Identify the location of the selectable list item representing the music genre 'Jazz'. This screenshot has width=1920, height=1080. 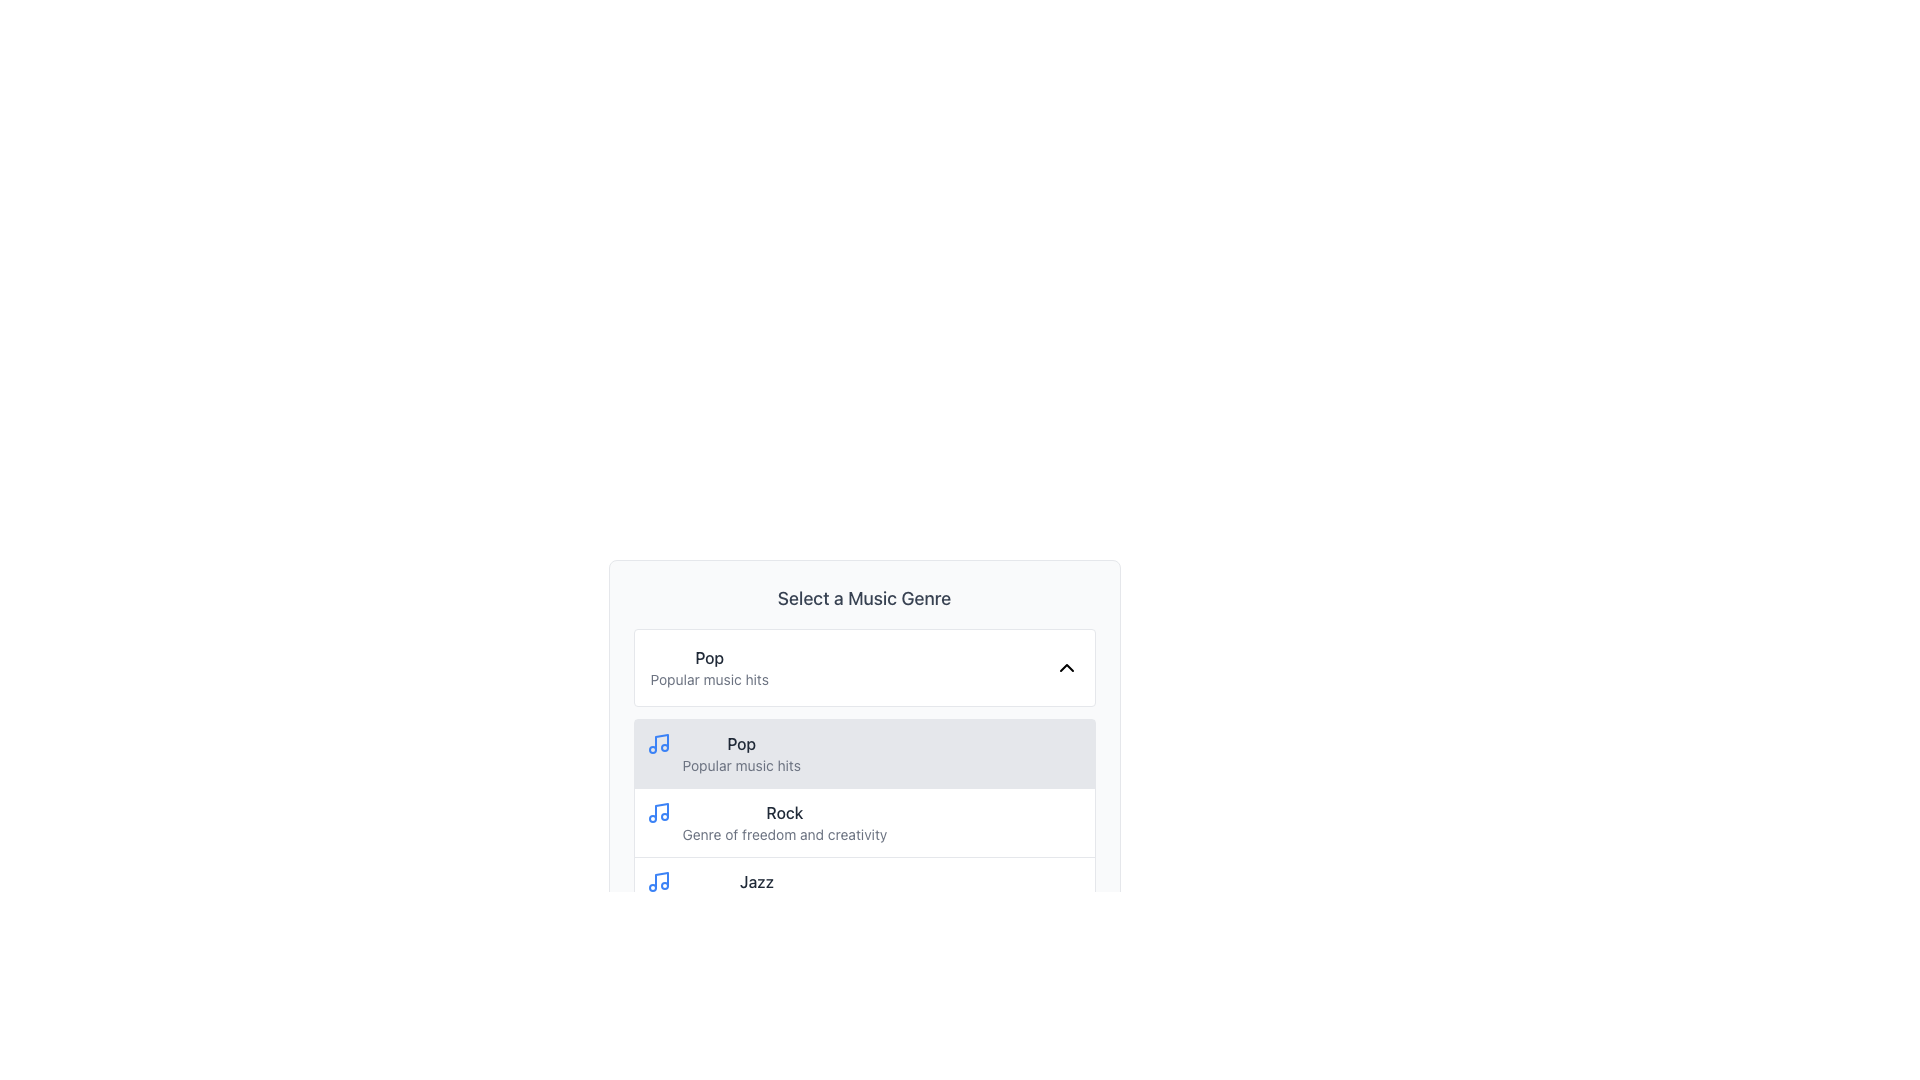
(864, 890).